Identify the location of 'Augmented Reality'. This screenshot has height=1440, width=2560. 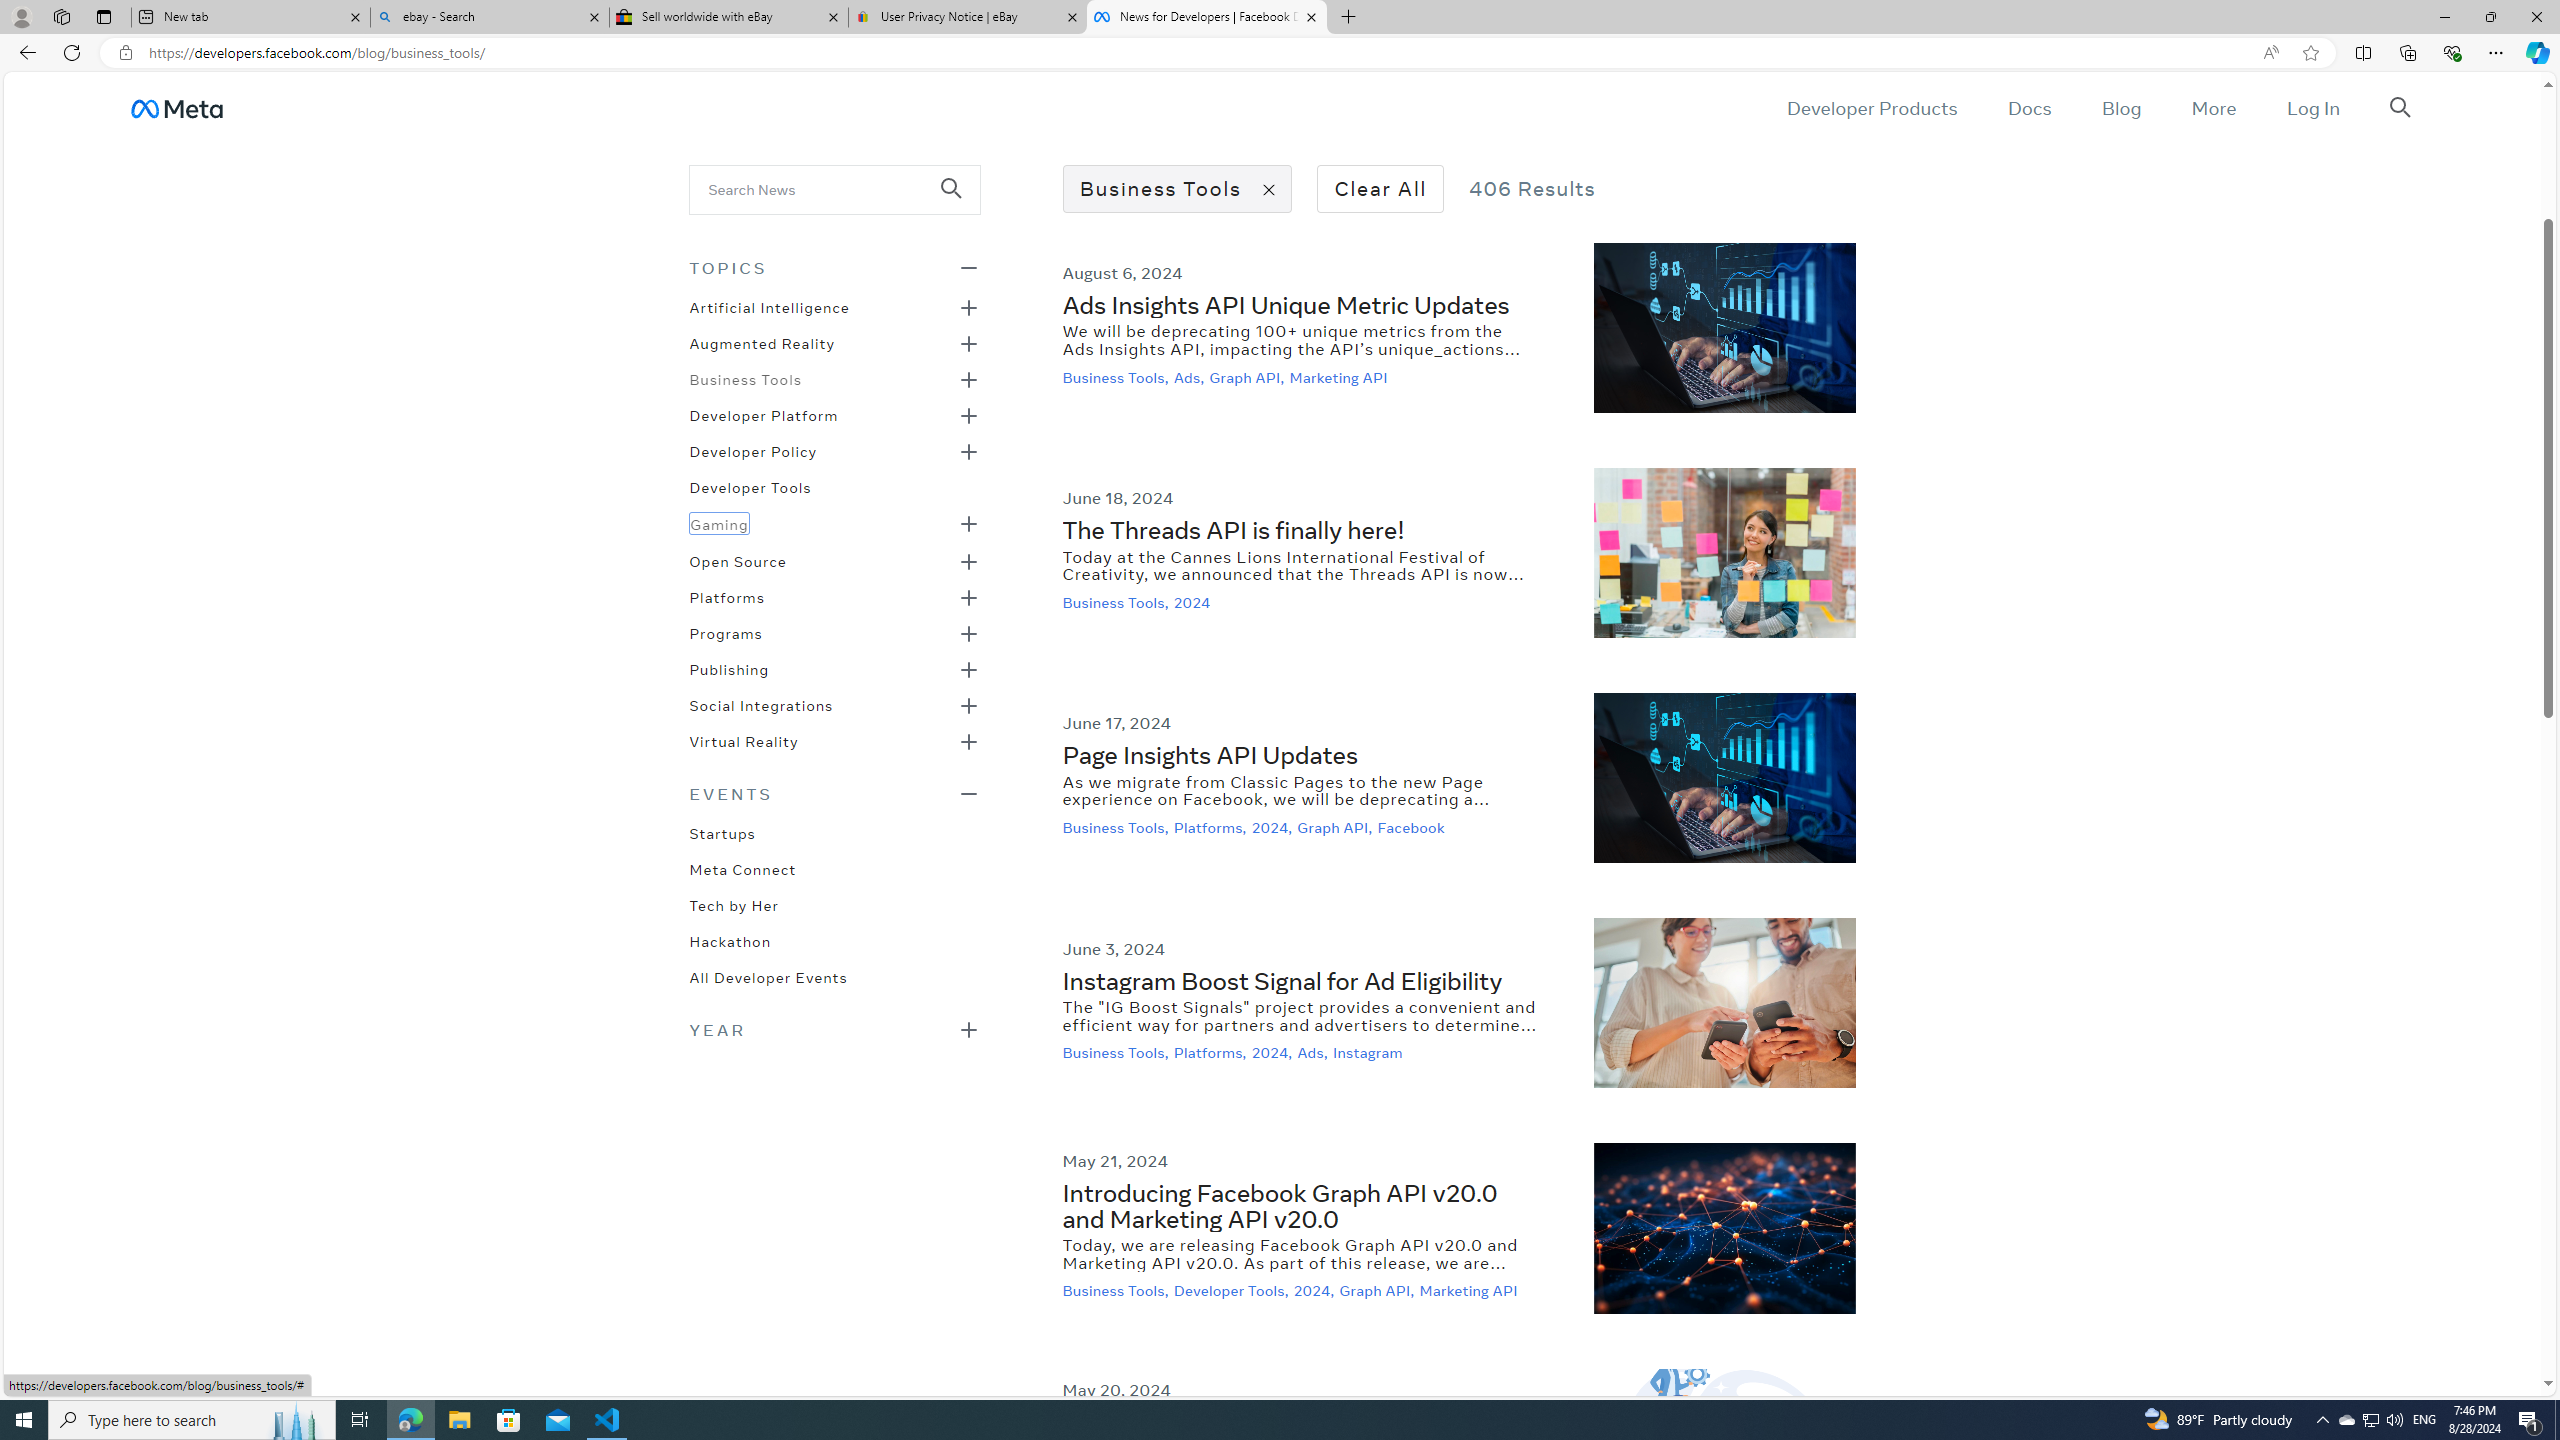
(762, 341).